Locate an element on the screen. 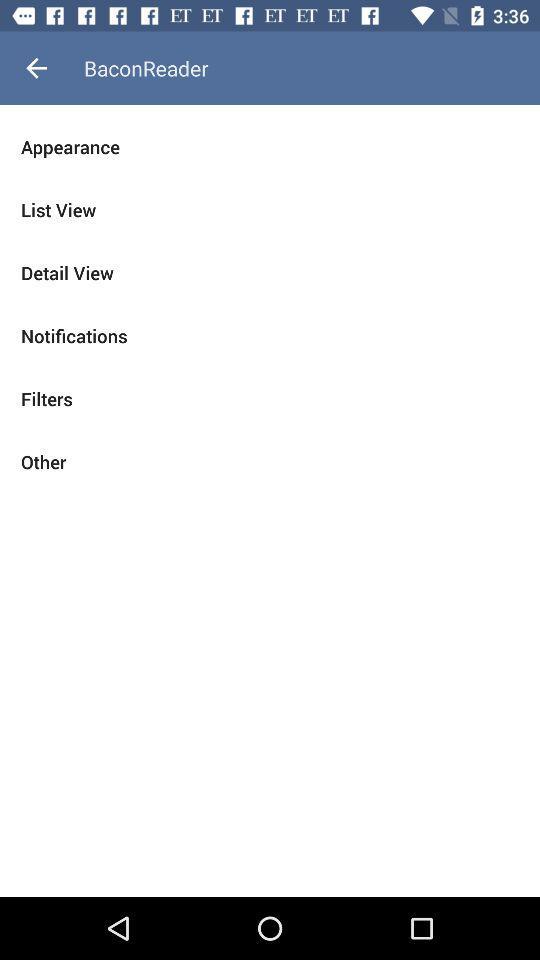 The image size is (540, 960). the notifications icon is located at coordinates (270, 336).